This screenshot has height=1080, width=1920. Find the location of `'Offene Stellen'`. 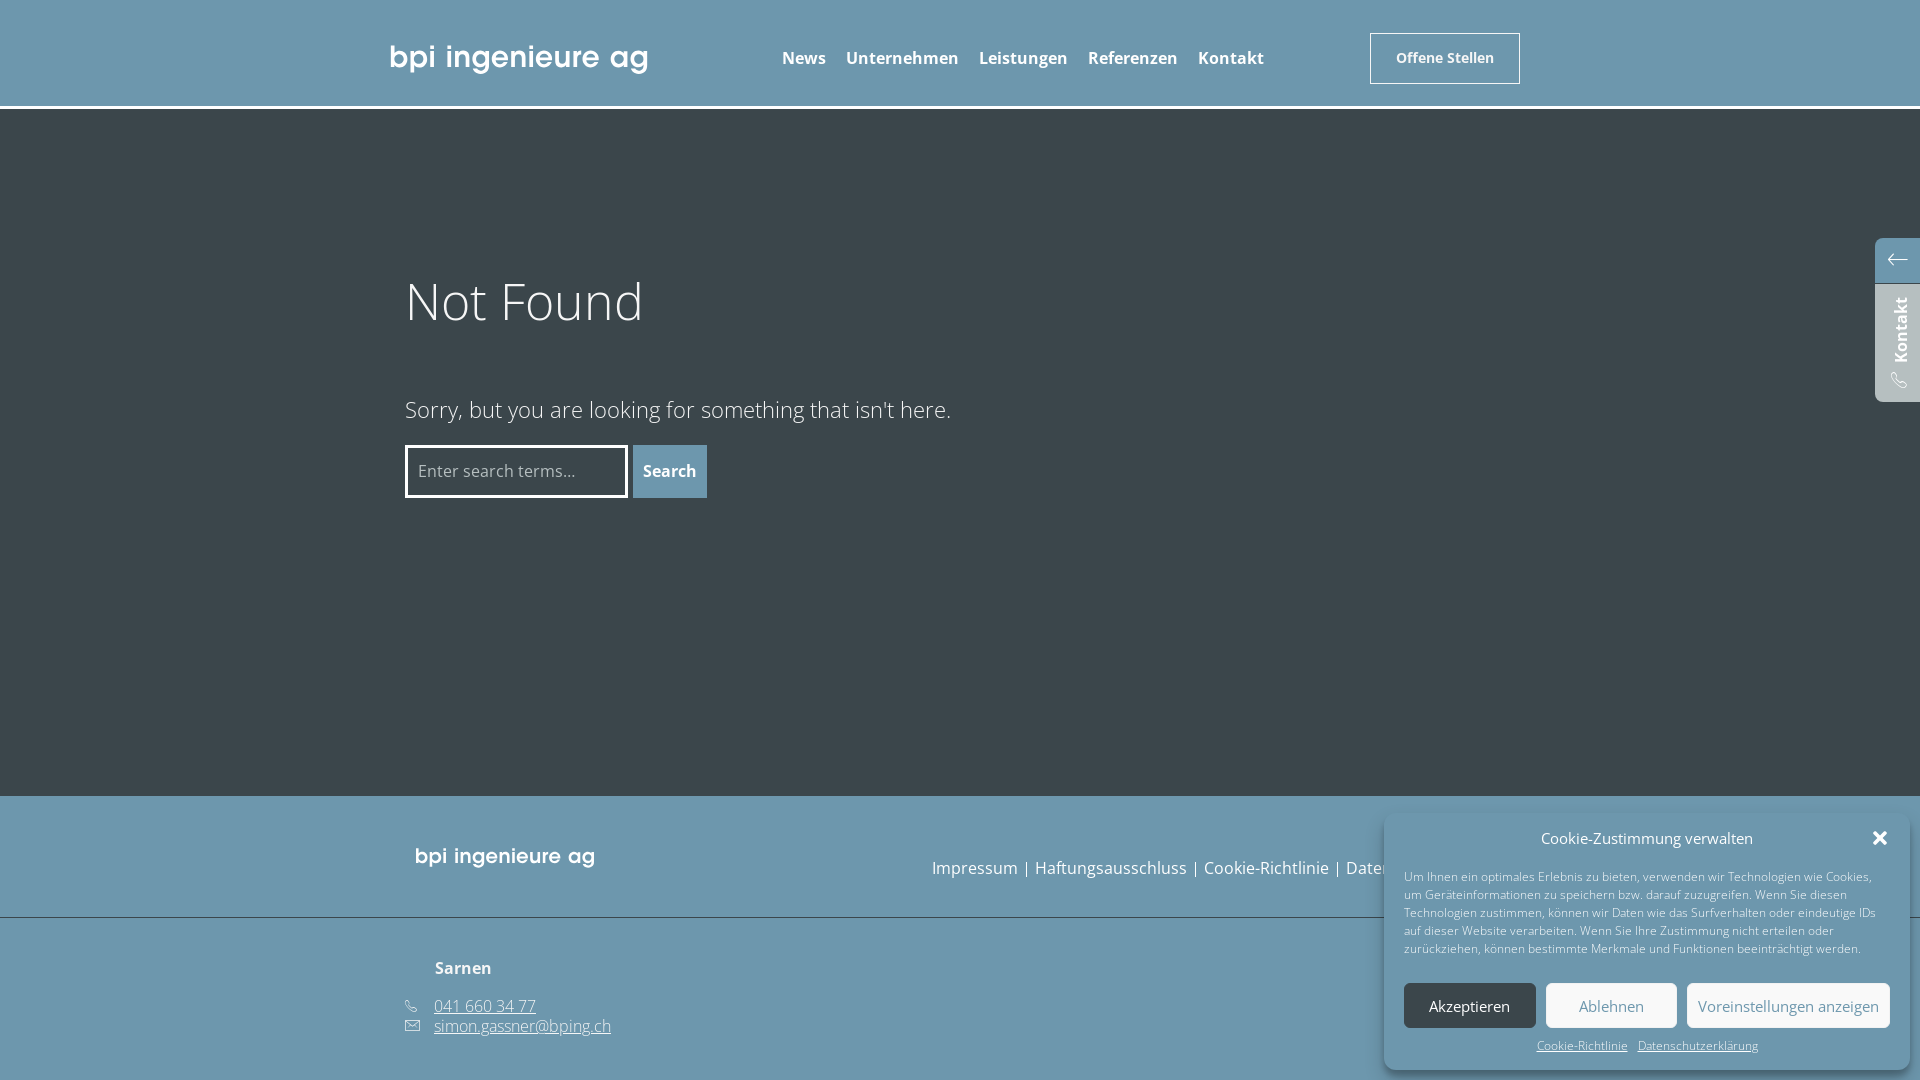

'Offene Stellen' is located at coordinates (1444, 57).